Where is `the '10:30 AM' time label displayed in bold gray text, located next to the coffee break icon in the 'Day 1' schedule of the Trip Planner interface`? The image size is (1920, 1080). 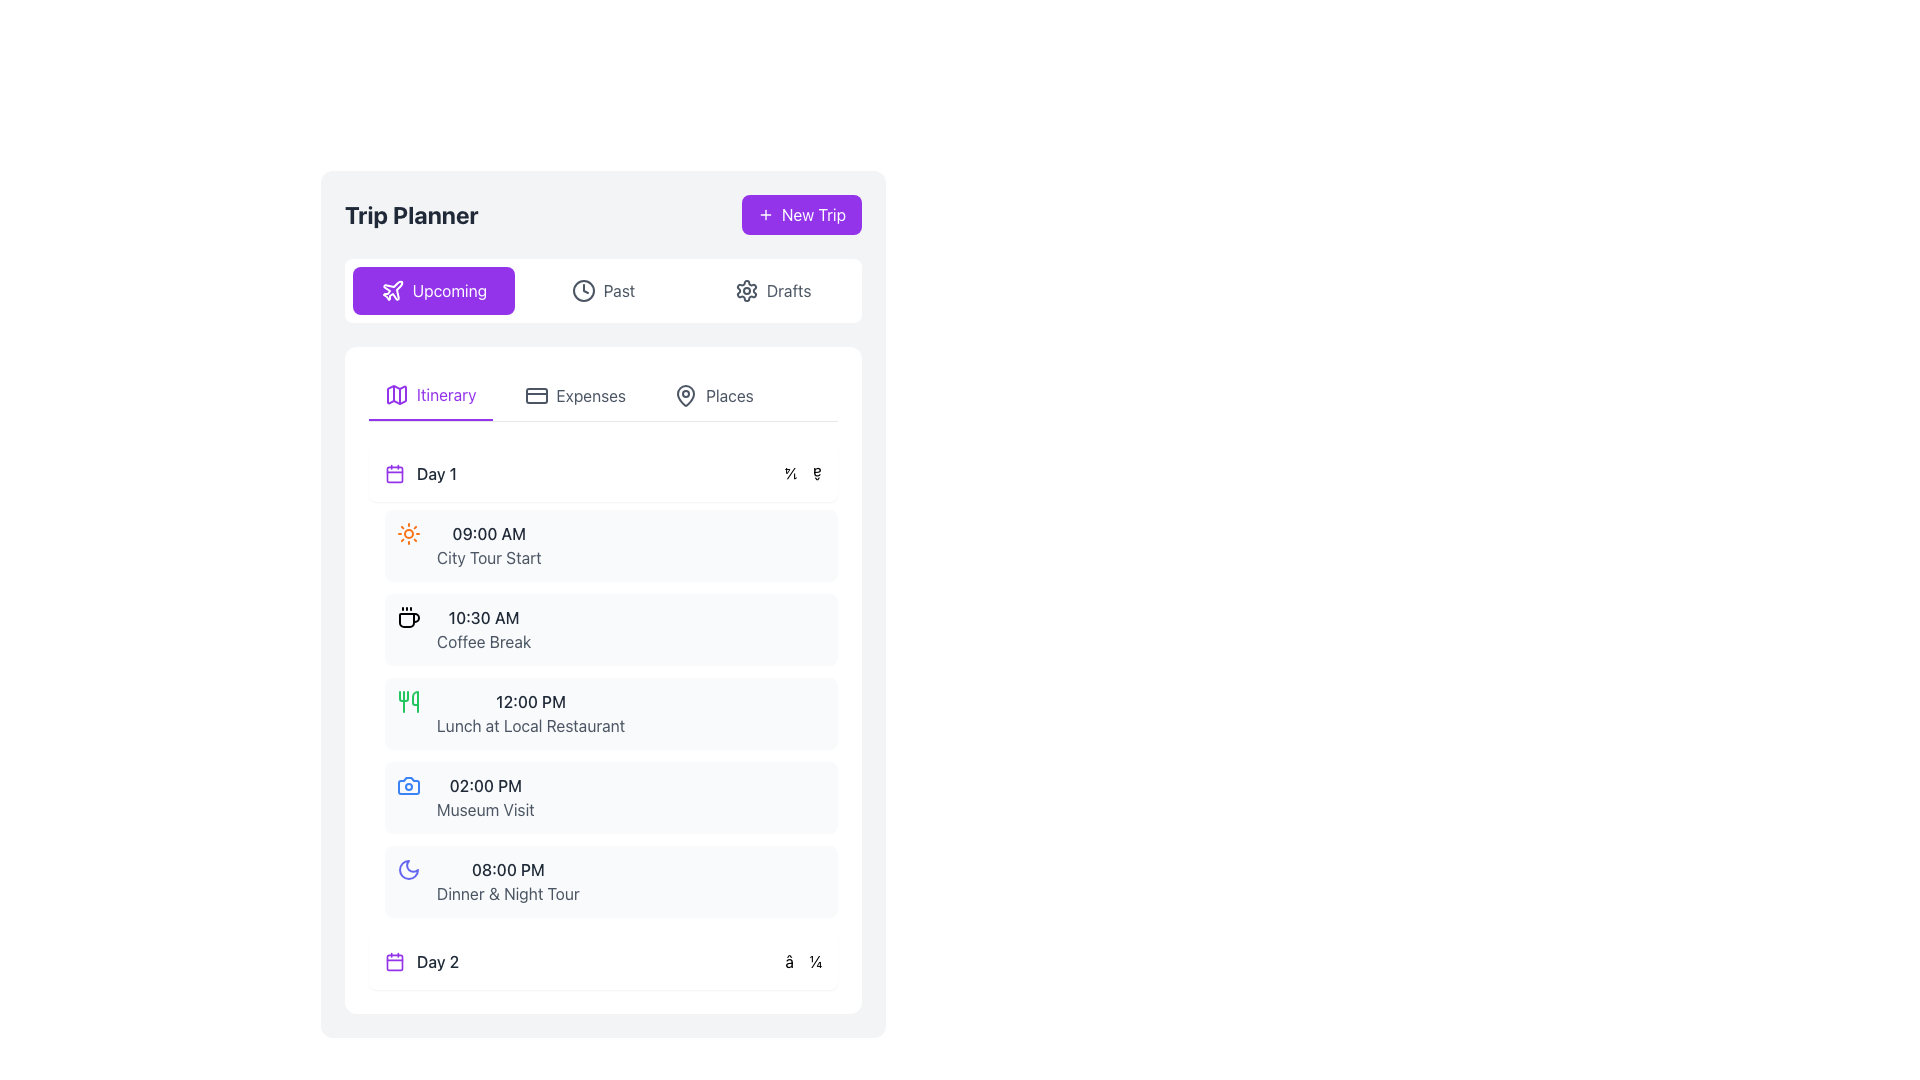
the '10:30 AM' time label displayed in bold gray text, located next to the coffee break icon in the 'Day 1' schedule of the Trip Planner interface is located at coordinates (484, 616).